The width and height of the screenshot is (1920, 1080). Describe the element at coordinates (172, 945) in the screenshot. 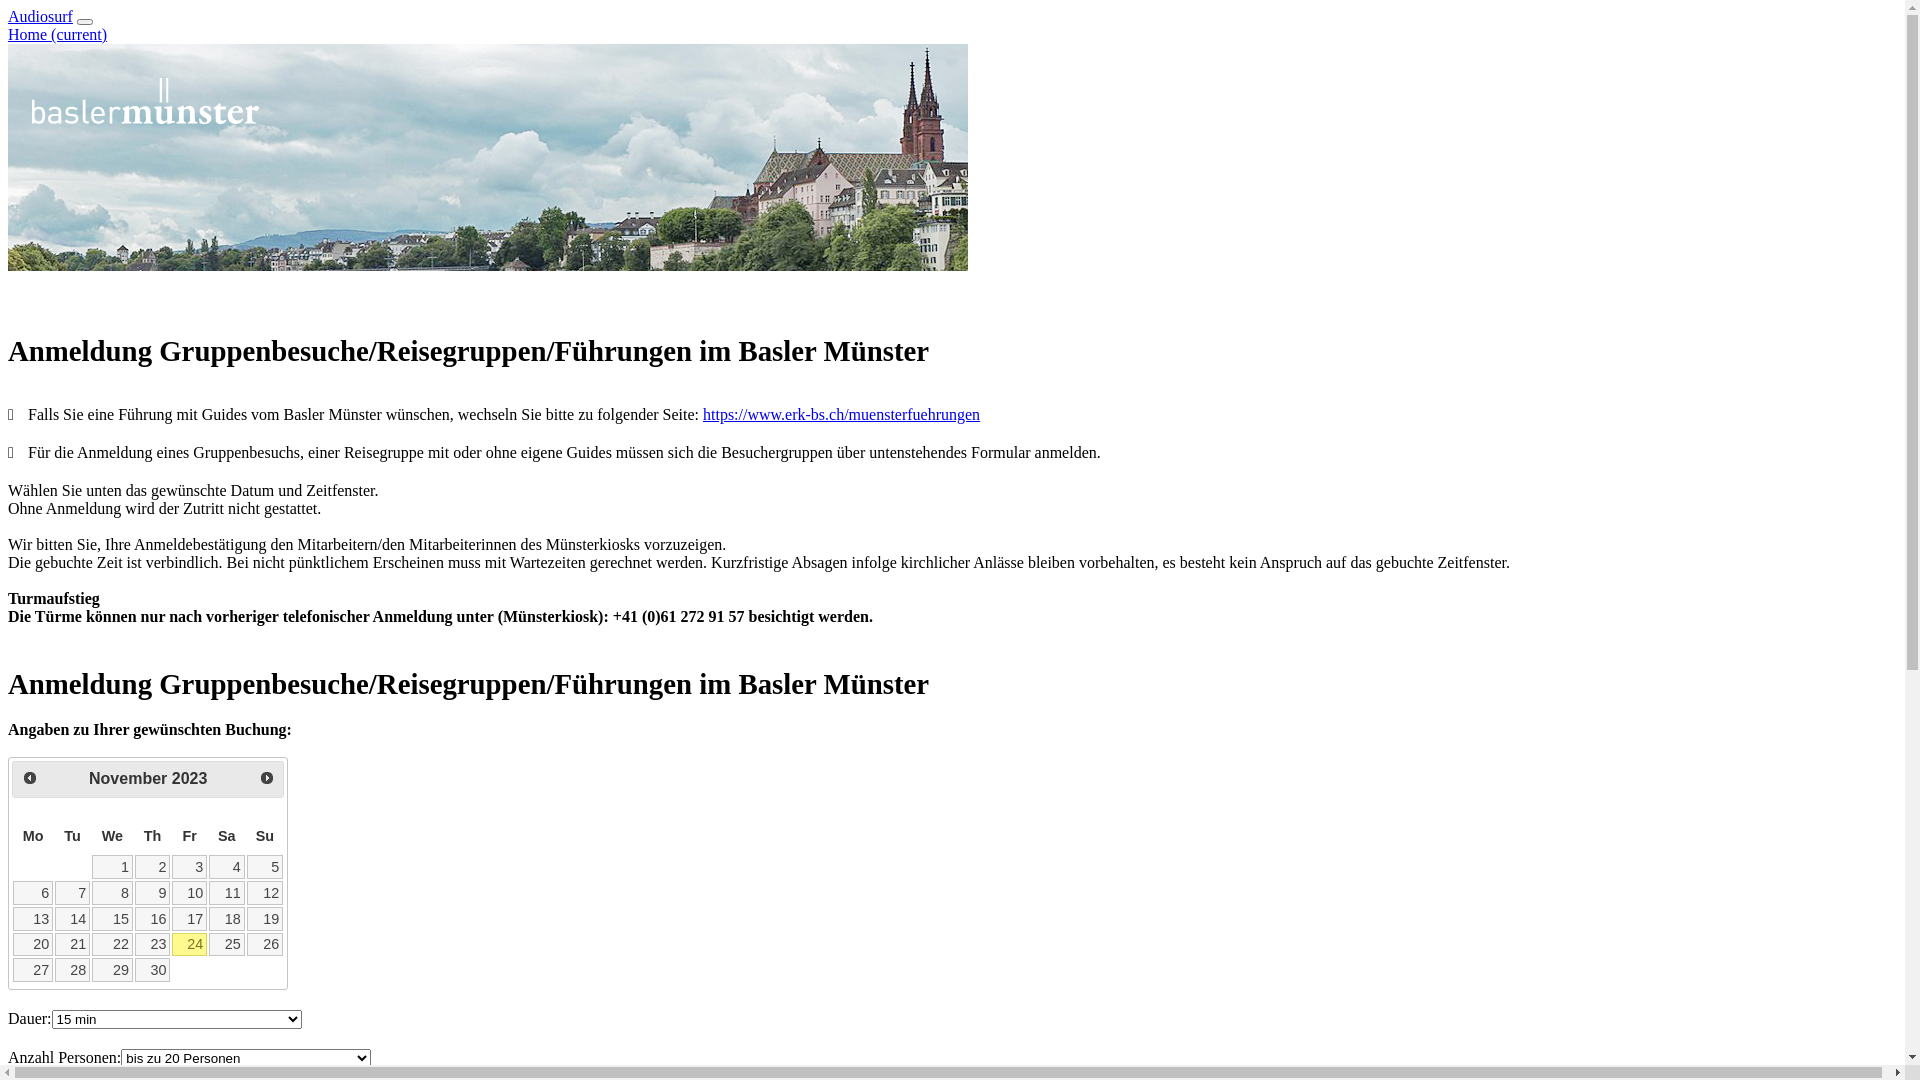

I see `'24'` at that location.